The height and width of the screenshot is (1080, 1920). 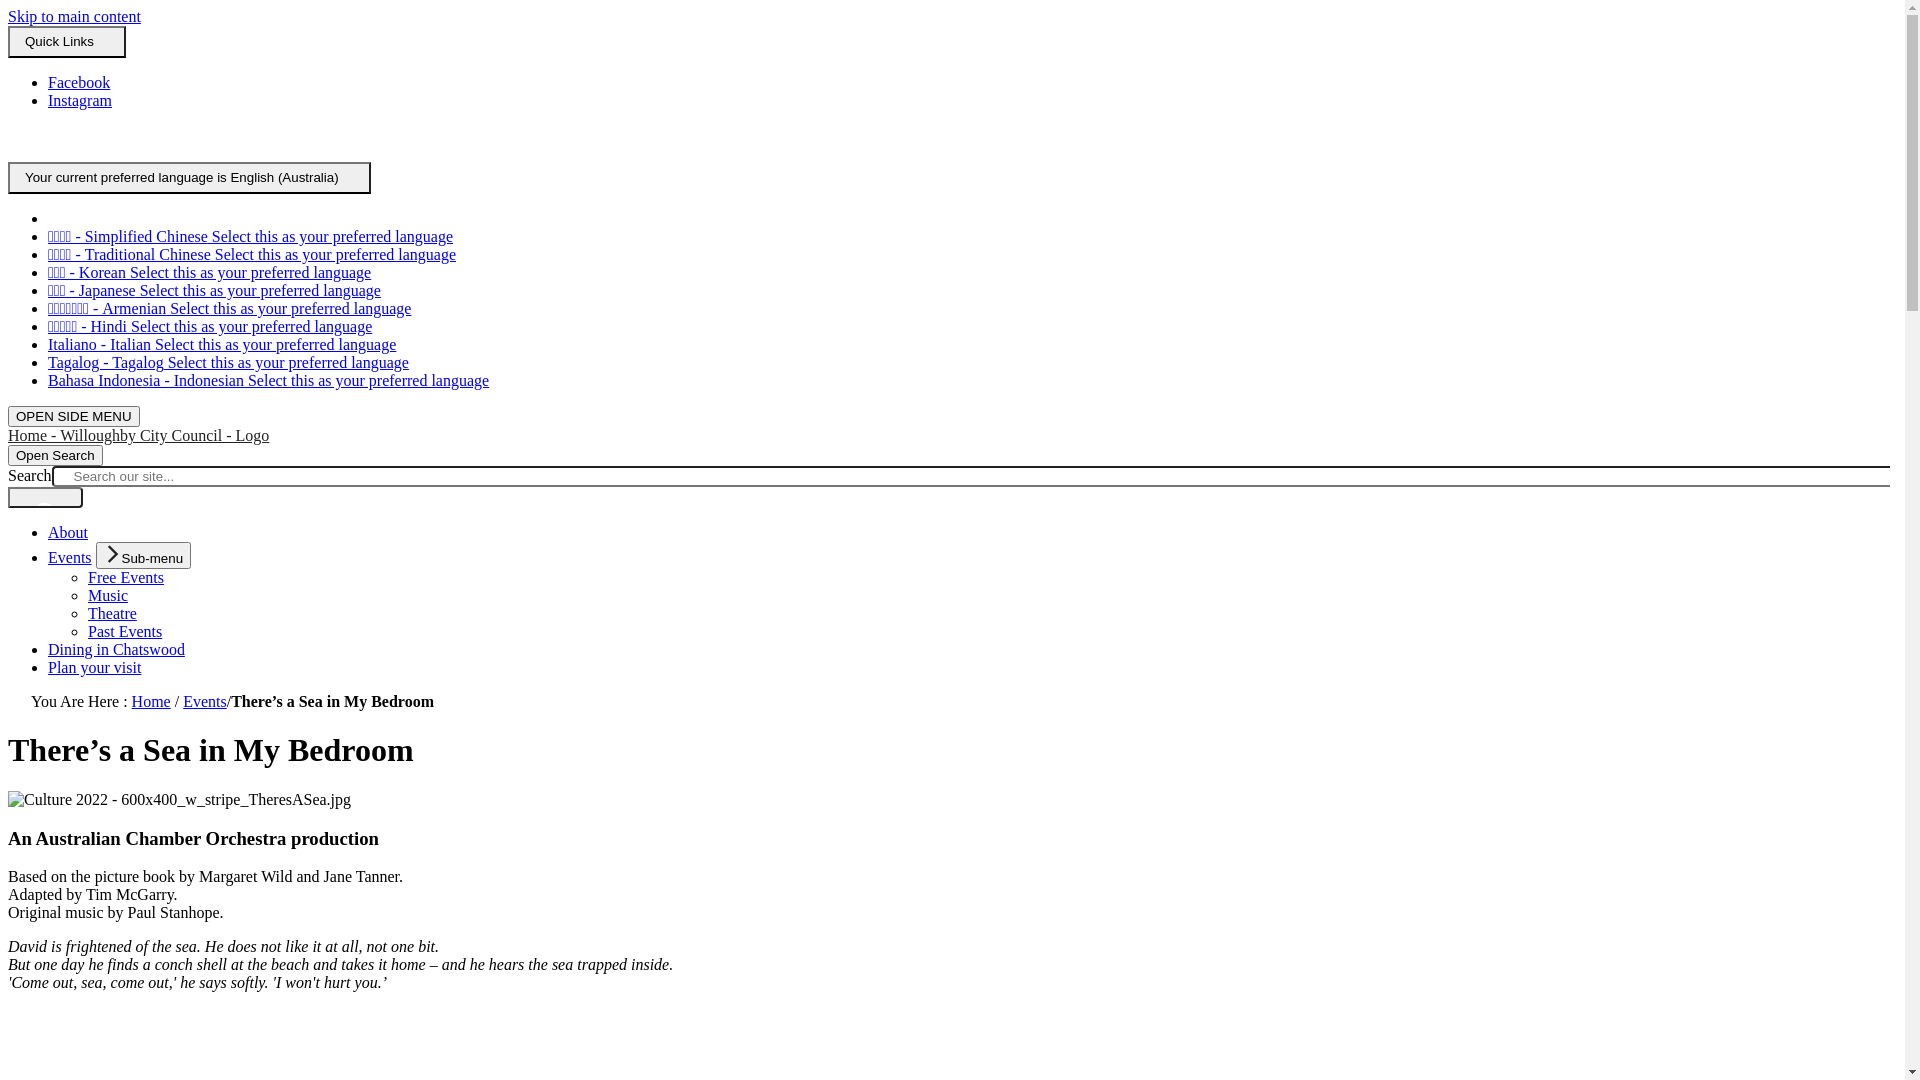 I want to click on 'Culture 2022 - 600x400_w_stripe_TheresASea.jpg', so click(x=179, y=798).